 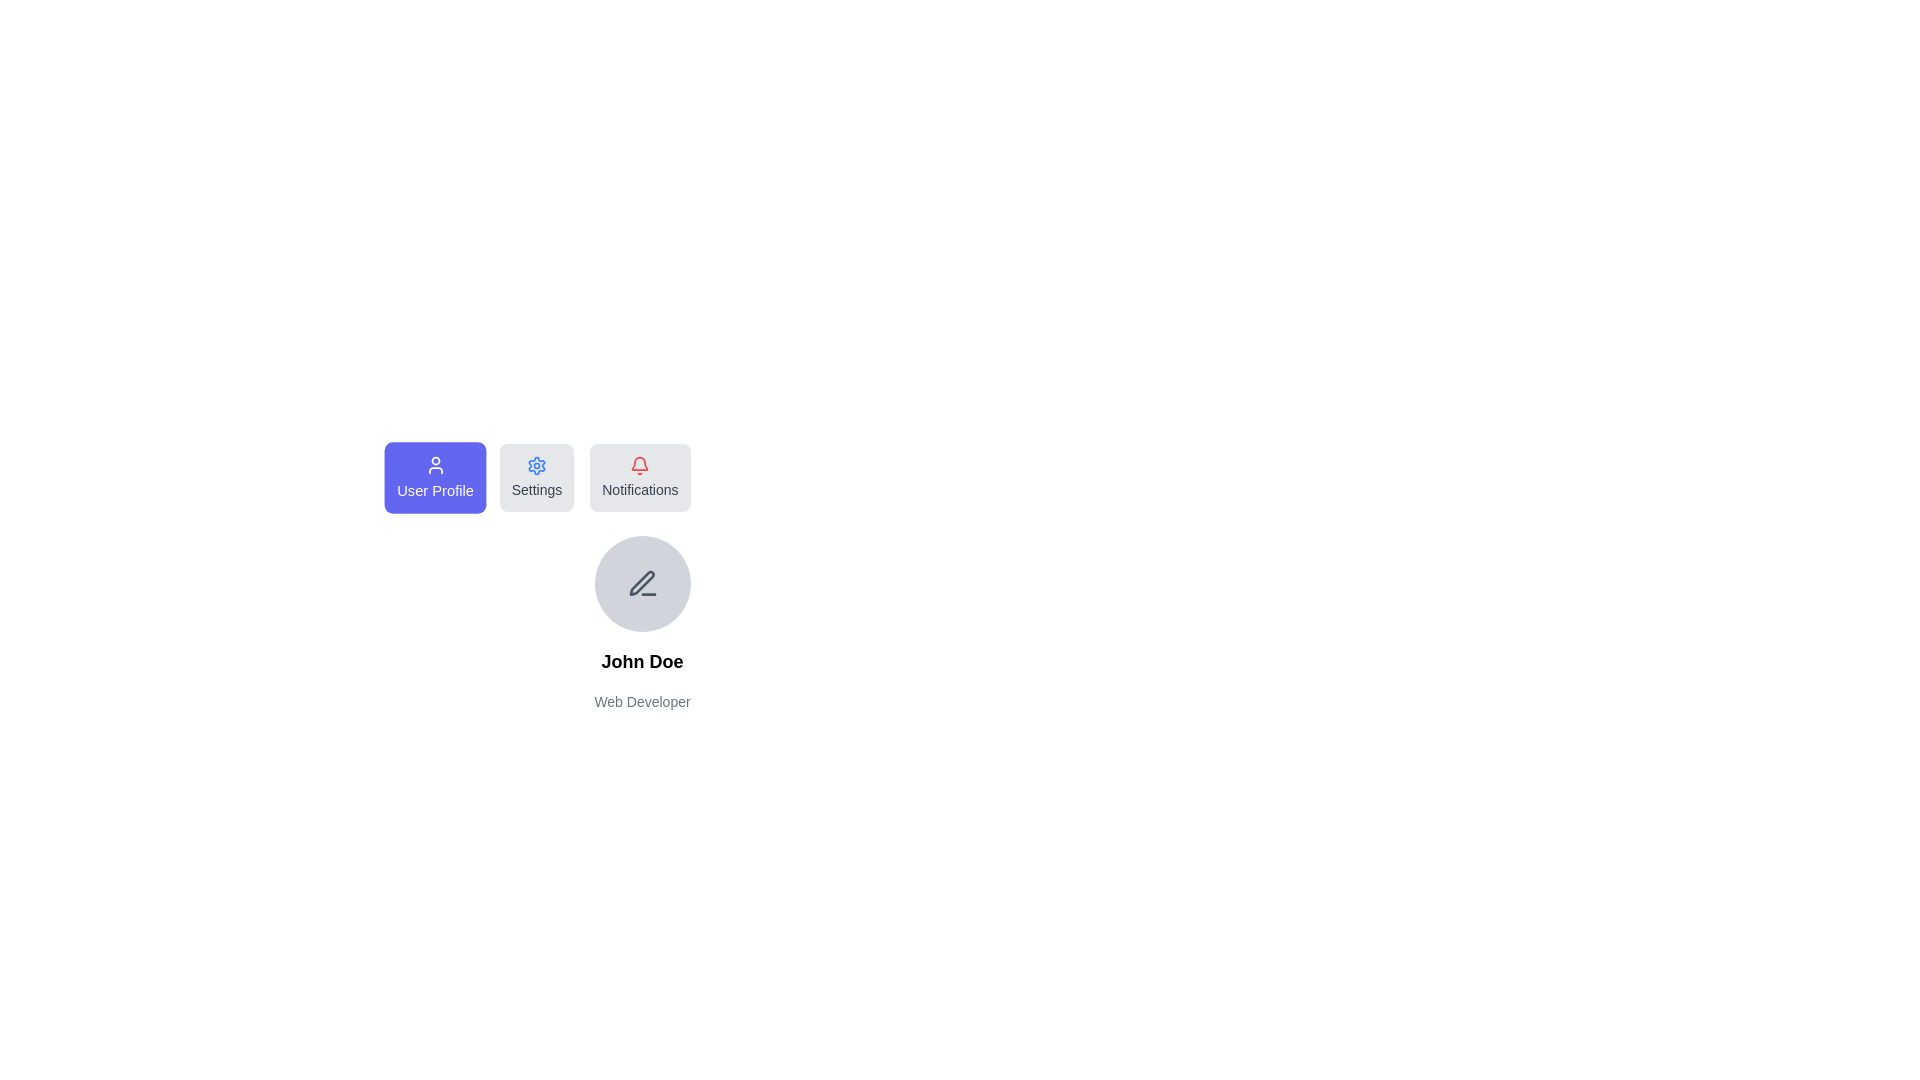 I want to click on the 'Settings' button, which is the second button in a group of three, so click(x=537, y=478).